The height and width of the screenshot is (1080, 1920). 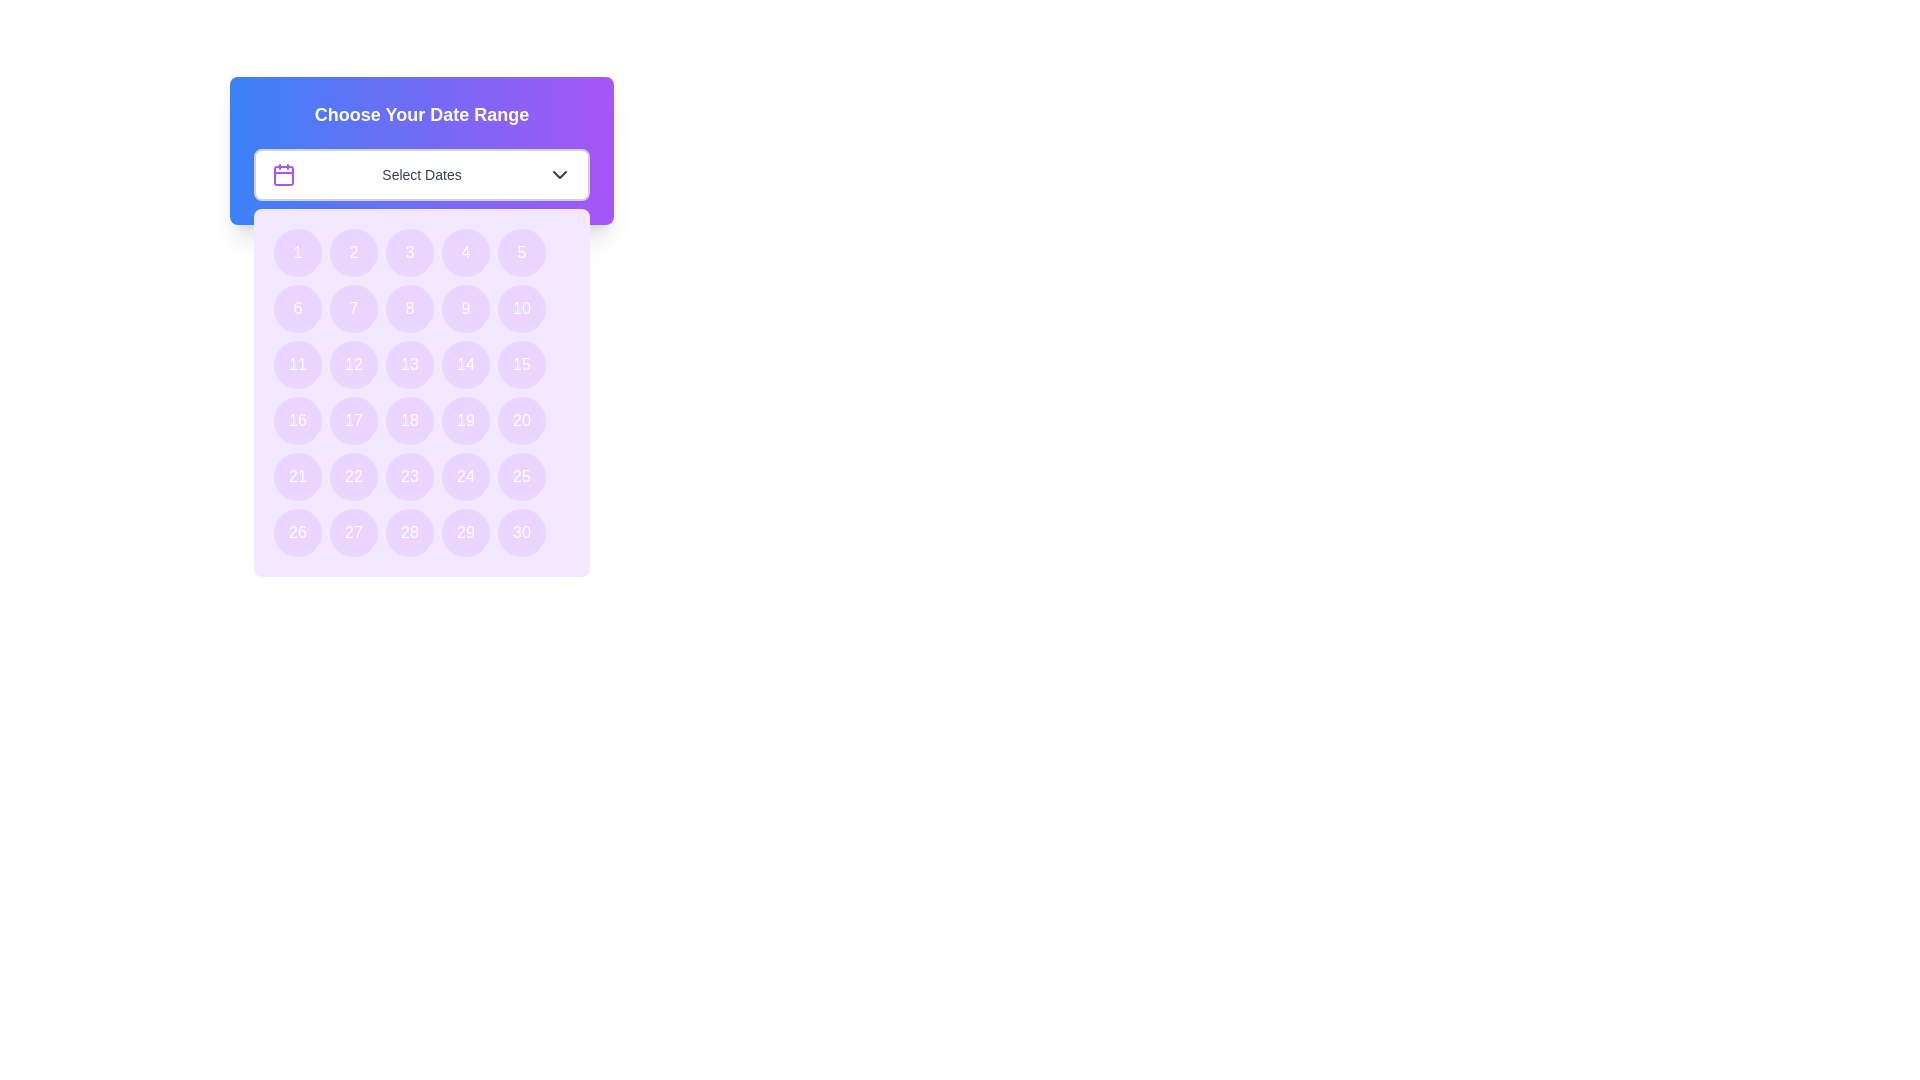 I want to click on the circular button with a light purple background and the number '20' centered in white, so click(x=522, y=419).